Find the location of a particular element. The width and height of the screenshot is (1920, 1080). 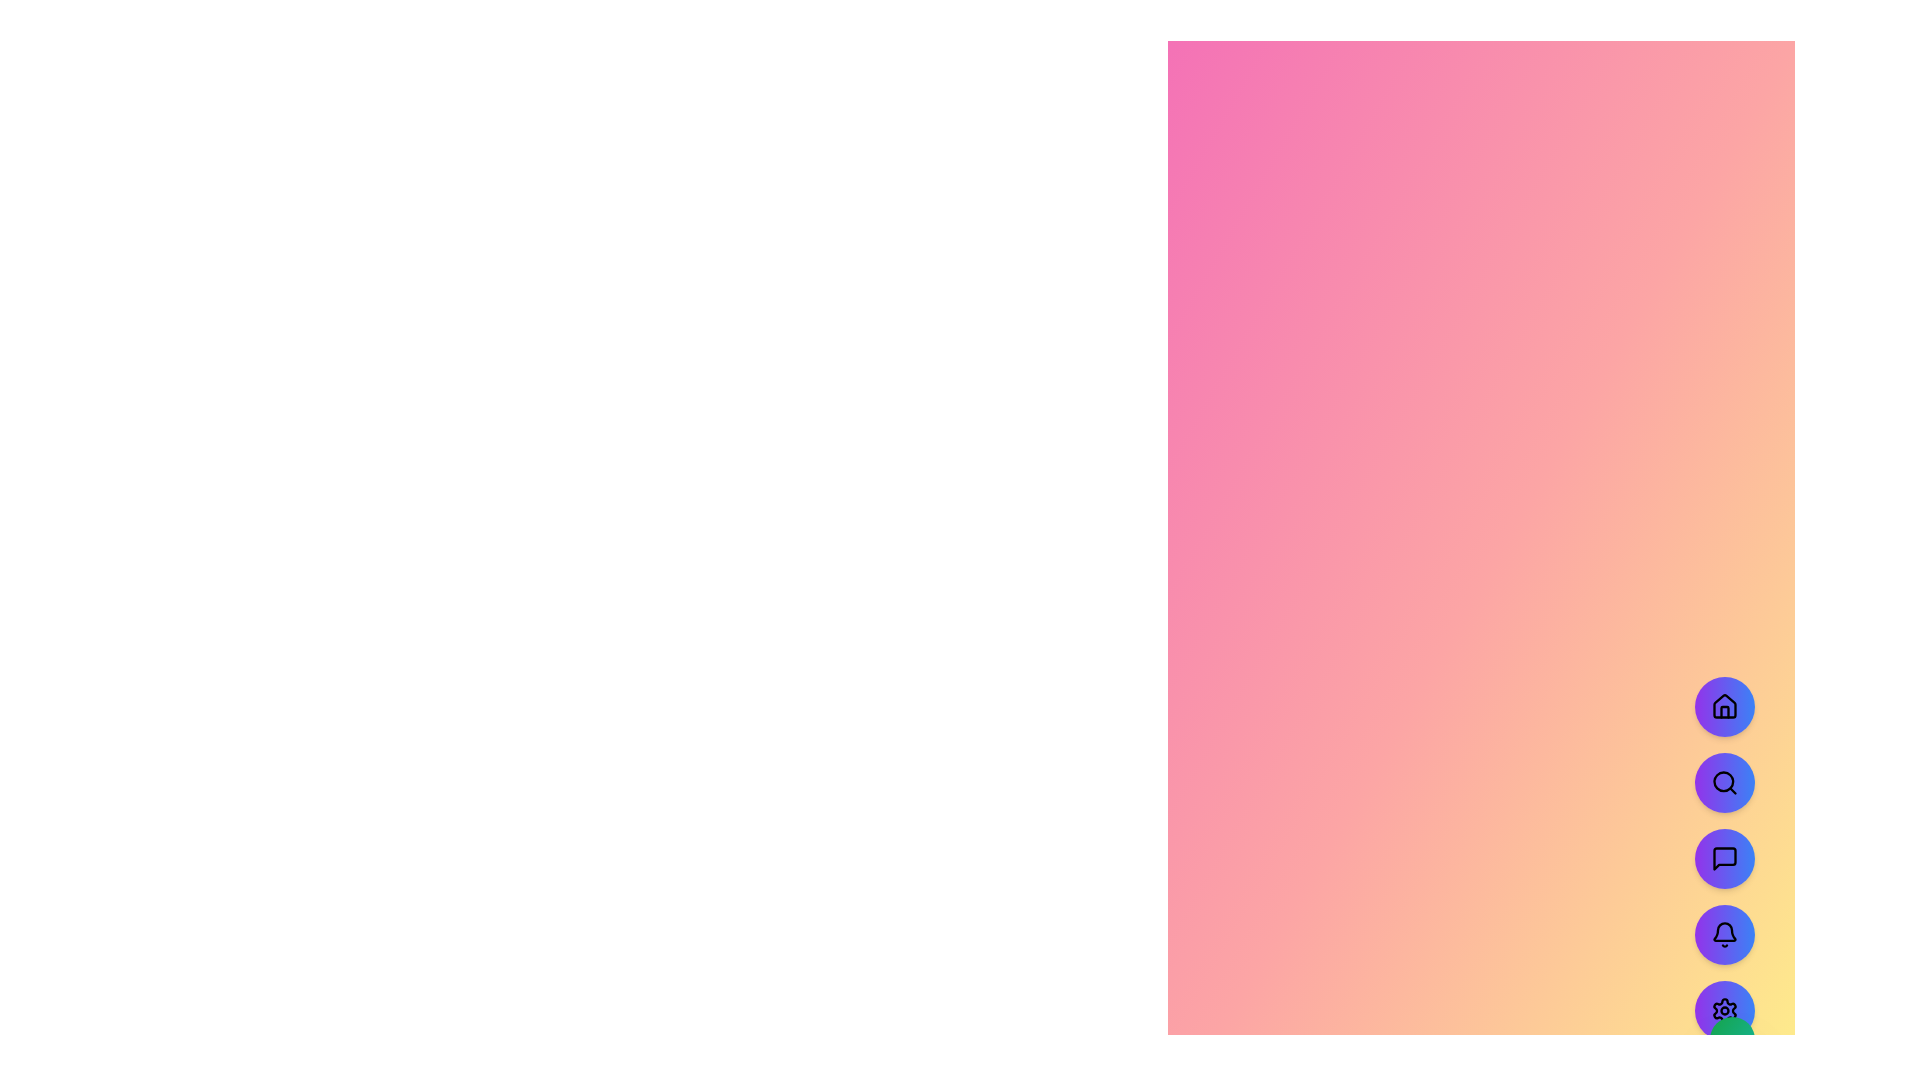

the Home icon button located at the topmost position in the vertical menu of circular buttons is located at coordinates (1723, 705).